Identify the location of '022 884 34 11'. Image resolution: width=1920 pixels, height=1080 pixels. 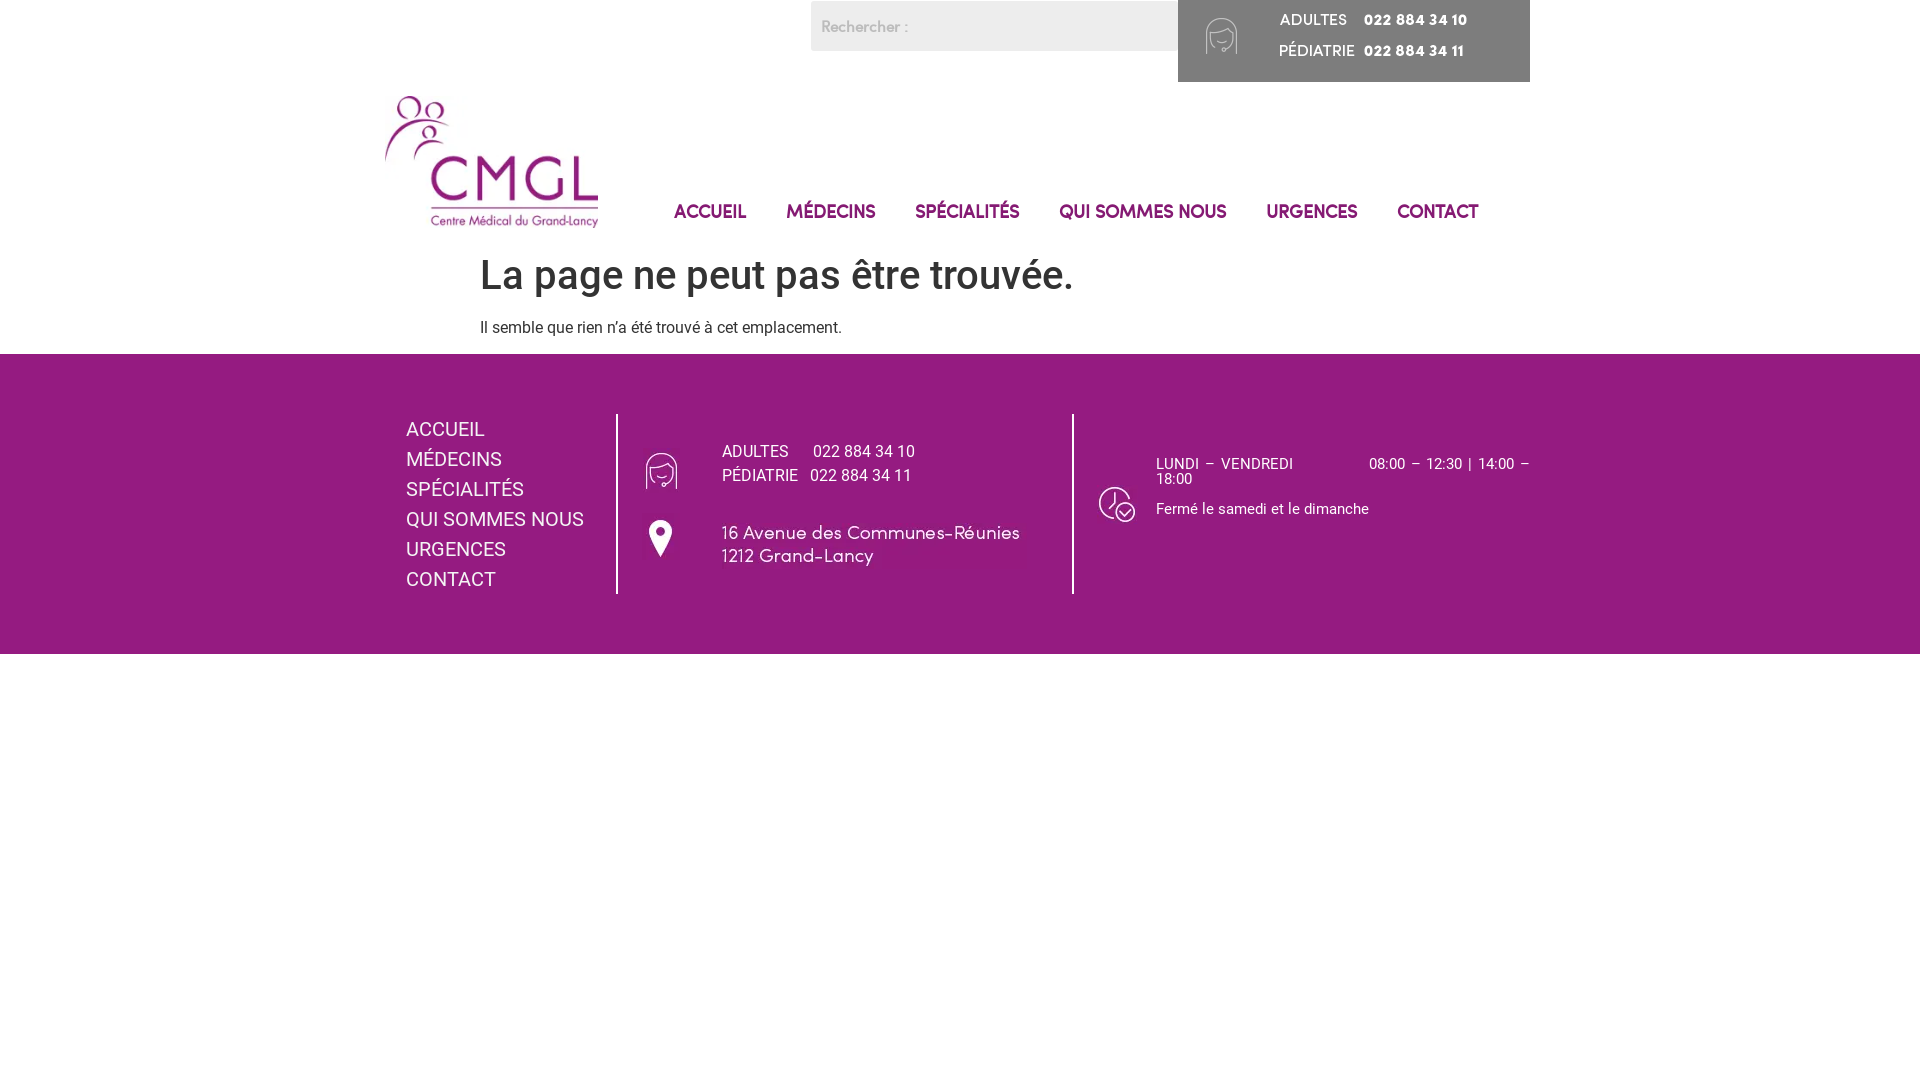
(860, 475).